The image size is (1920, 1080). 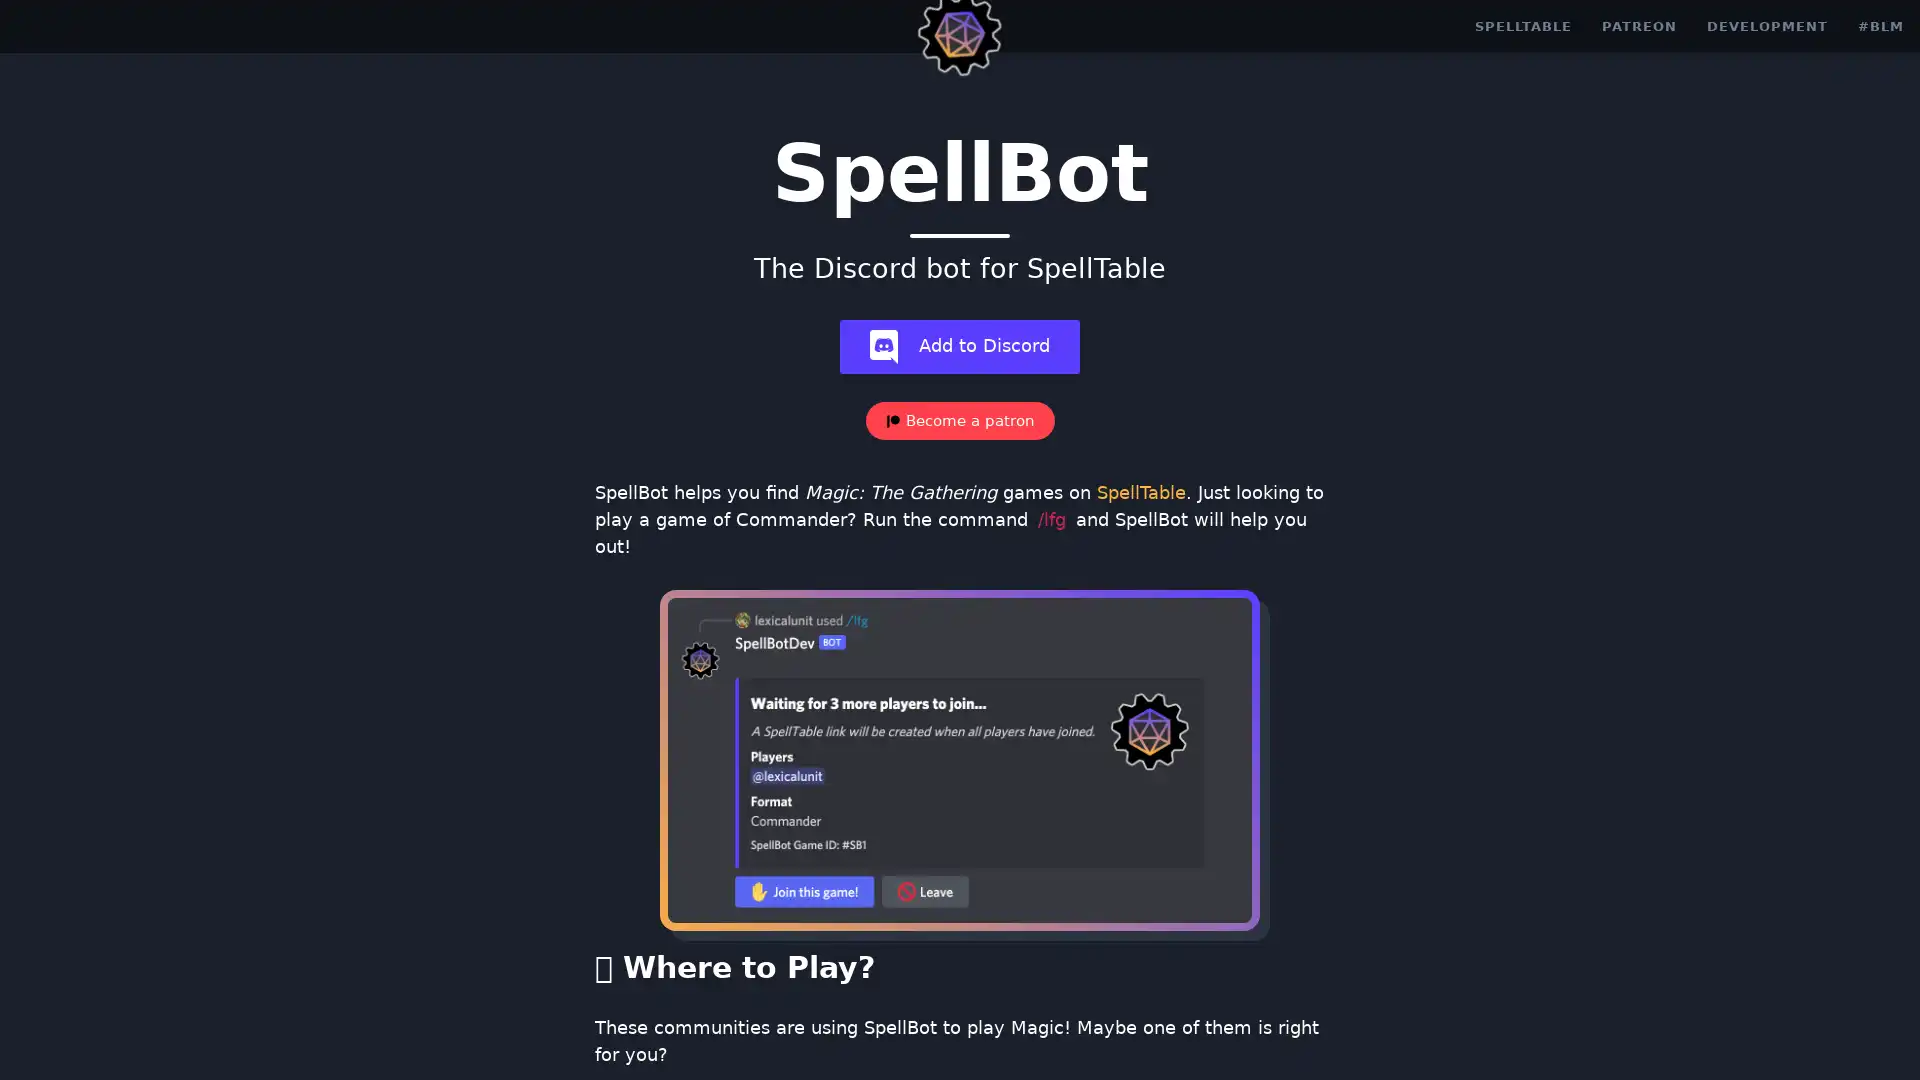 I want to click on add-bot Add to Discord, so click(x=960, y=345).